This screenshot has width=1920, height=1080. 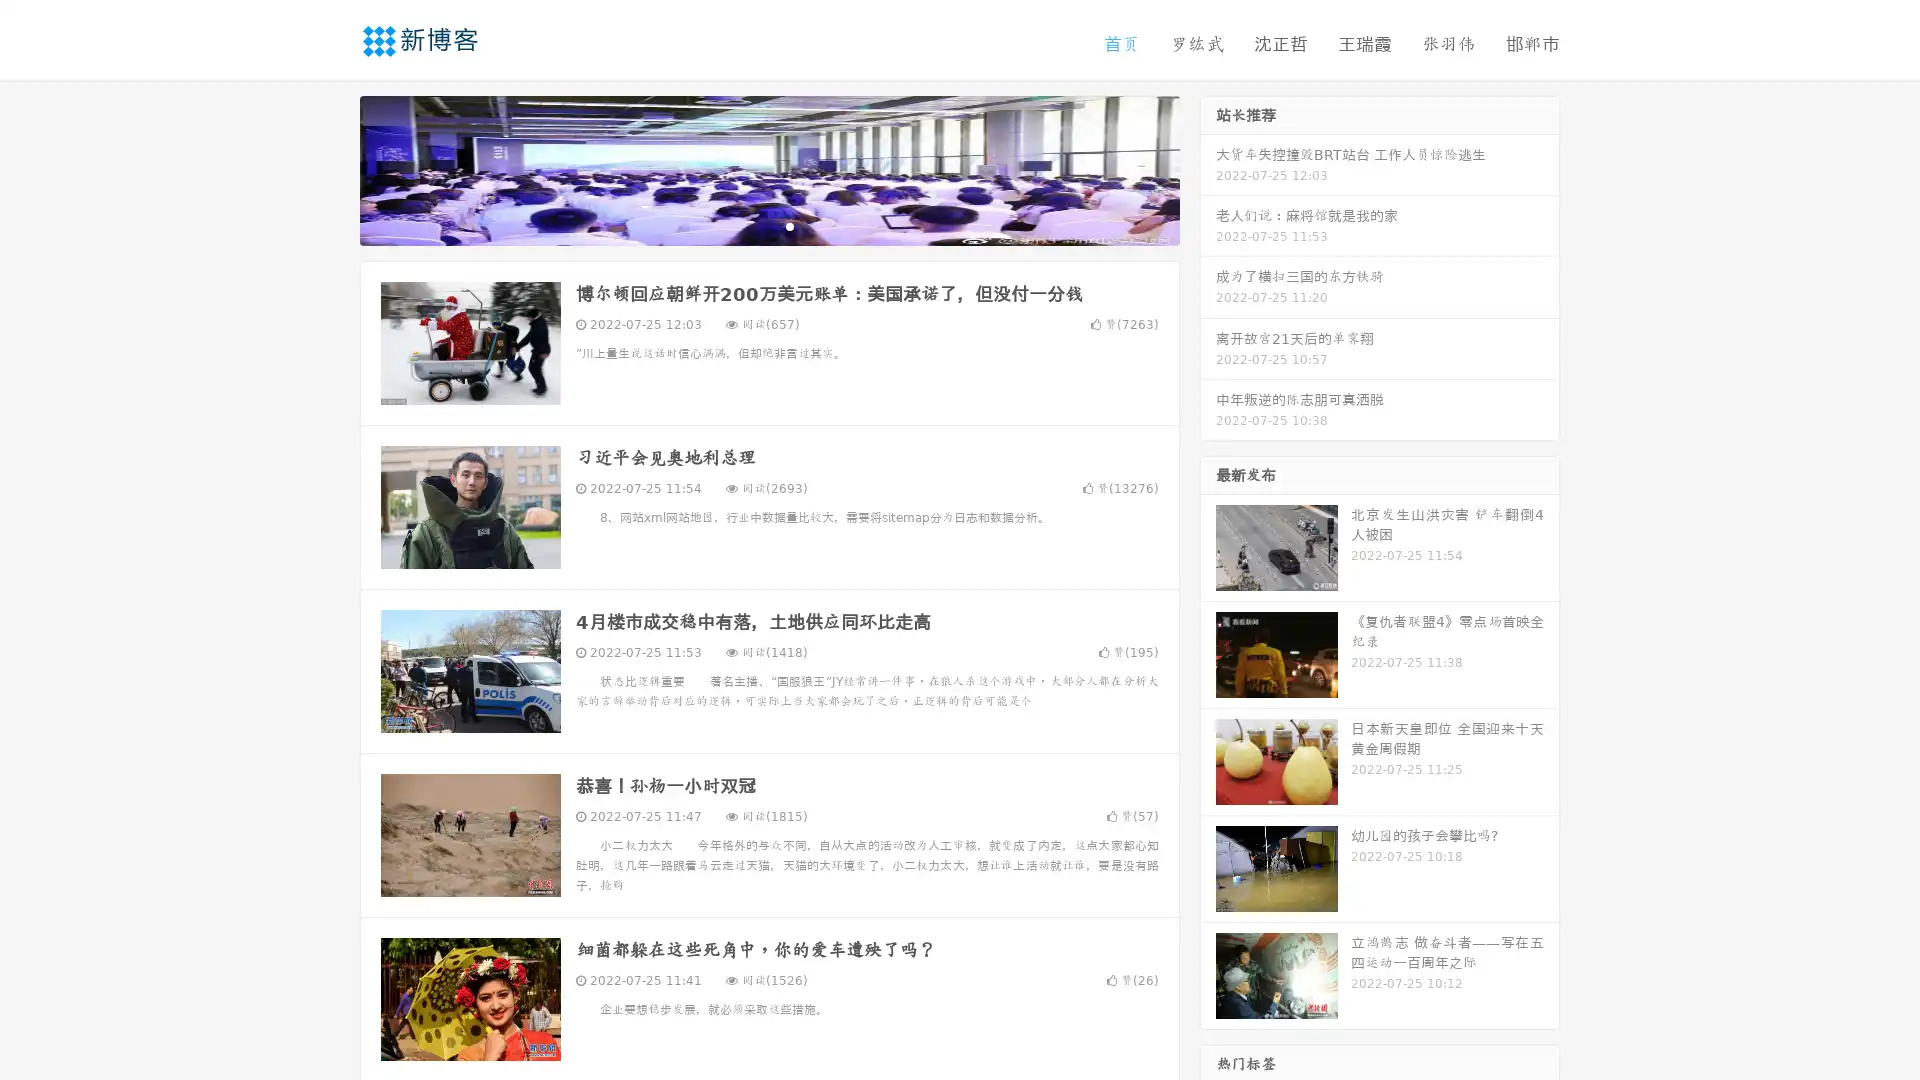 What do you see at coordinates (768, 225) in the screenshot?
I see `Go to slide 2` at bounding box center [768, 225].